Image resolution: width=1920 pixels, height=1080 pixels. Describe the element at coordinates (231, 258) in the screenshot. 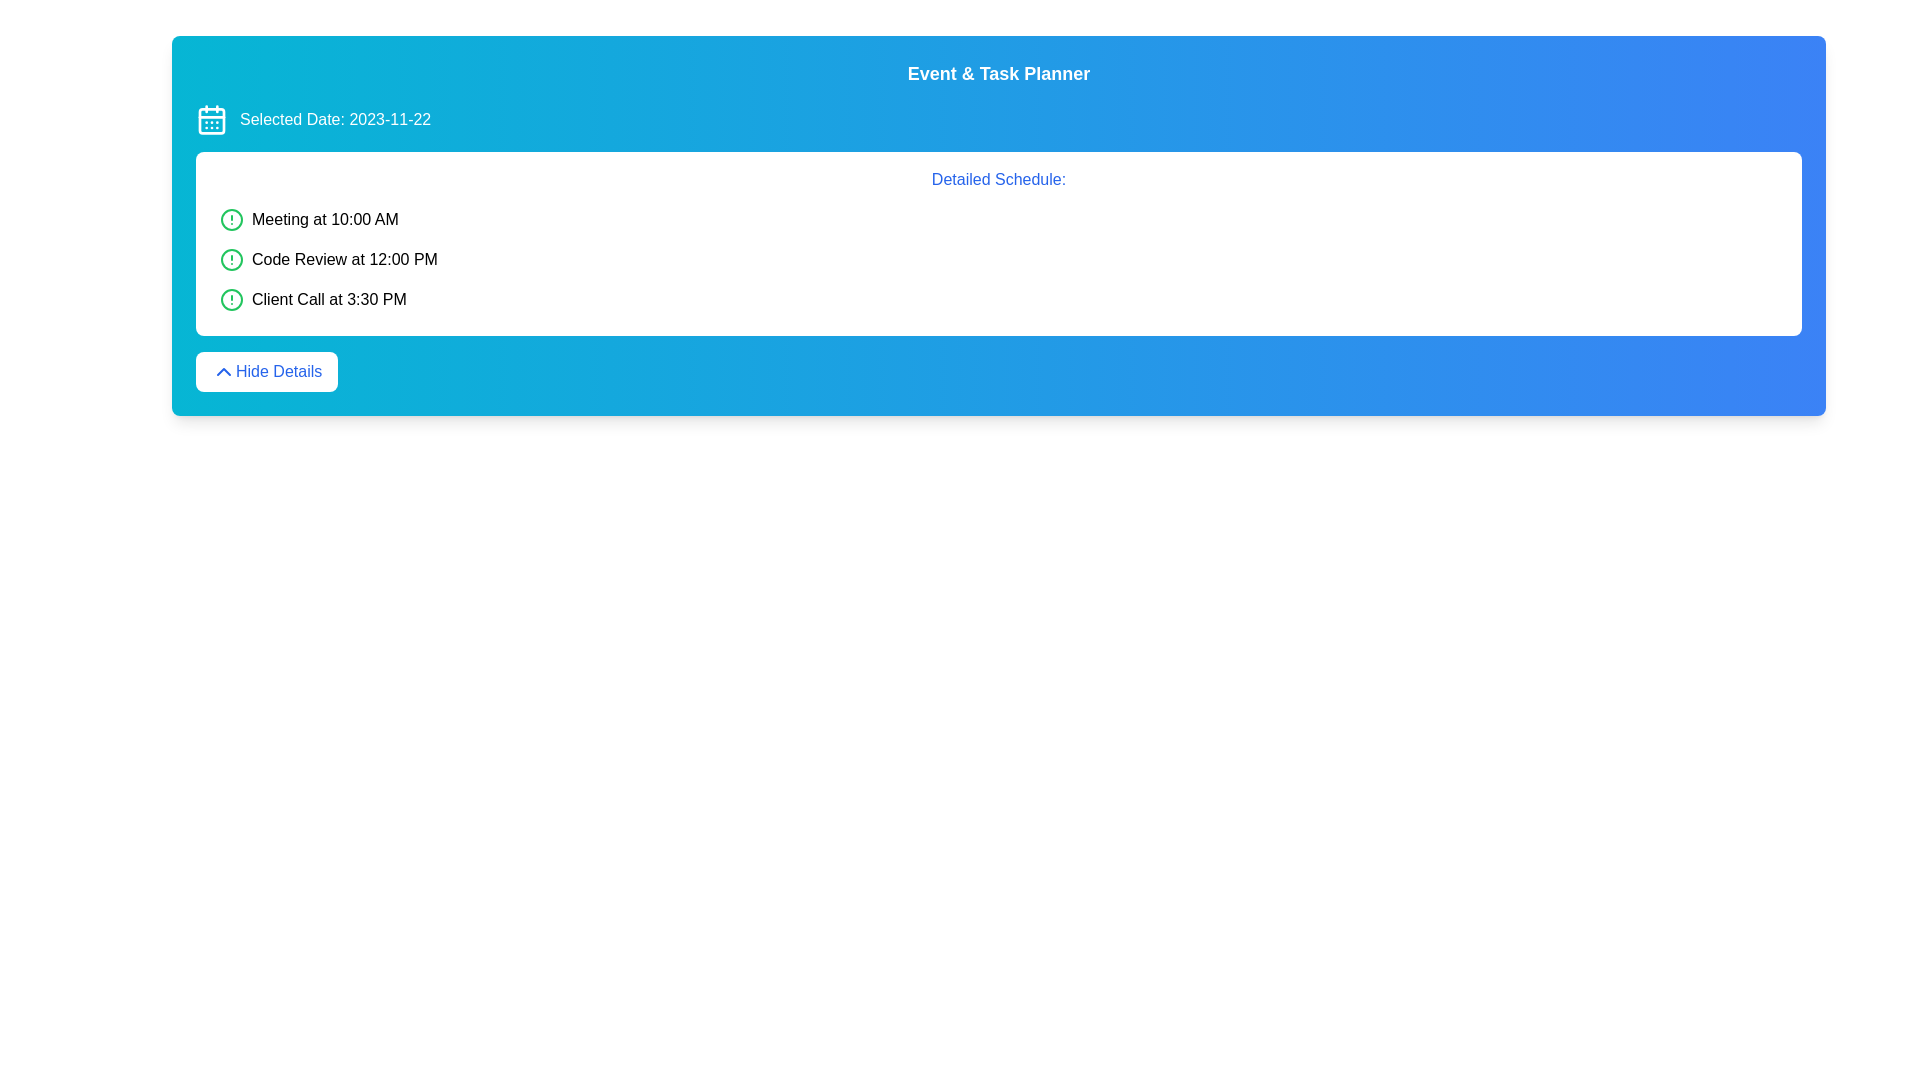

I see `the circle-shaped icon with a green outline preceding the 'Code Review at 12:00 PM' text in the event list` at that location.